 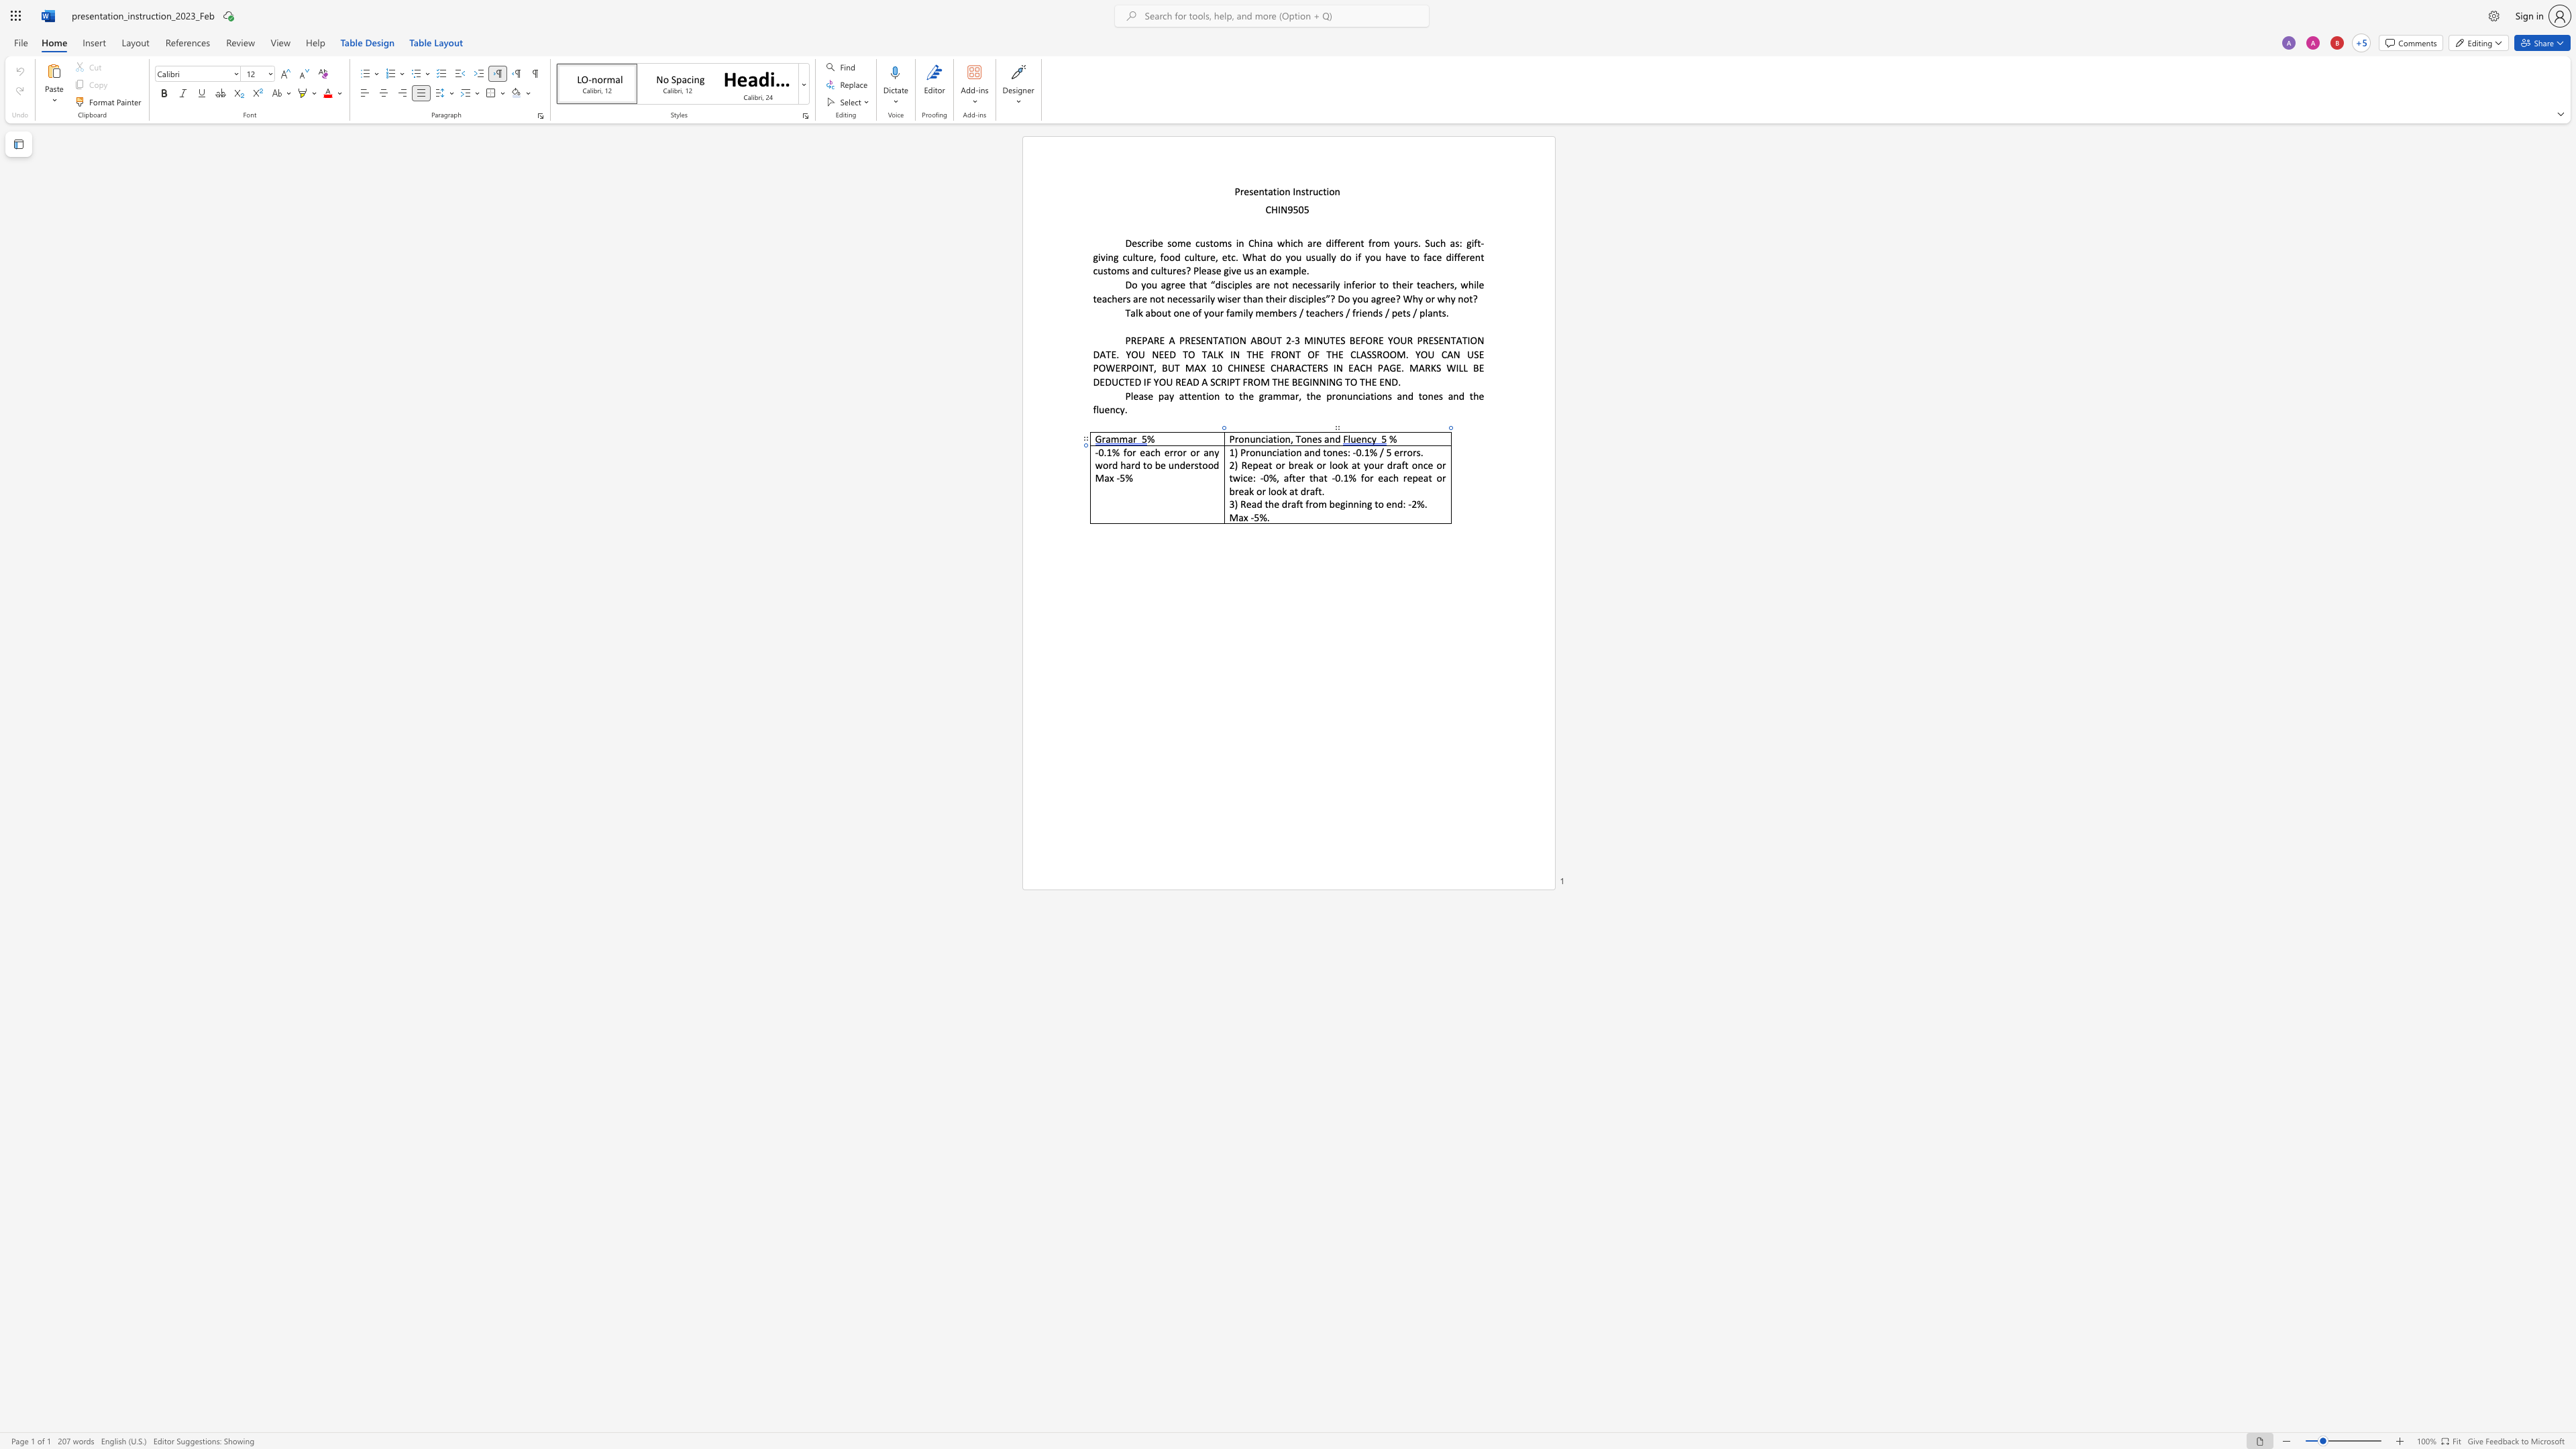 I want to click on the 1th character "o" in the text, so click(x=1252, y=452).